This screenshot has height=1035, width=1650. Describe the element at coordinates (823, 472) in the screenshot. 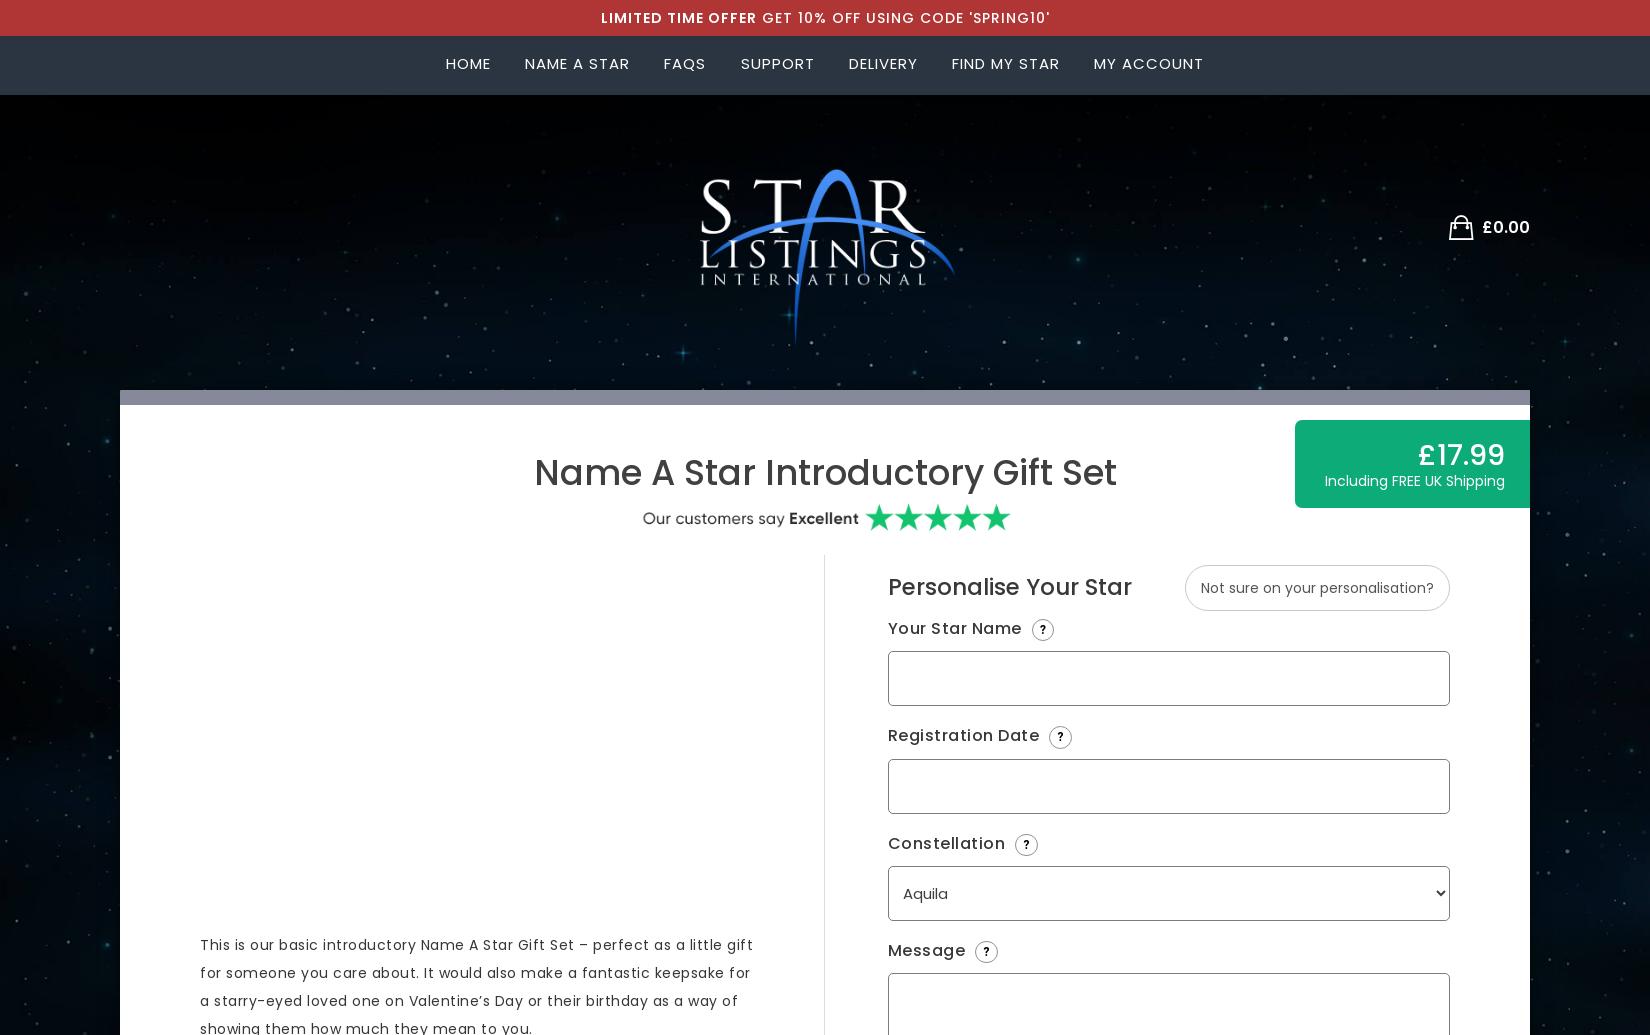

I see `'Name a Star Introductory Gift Set'` at that location.